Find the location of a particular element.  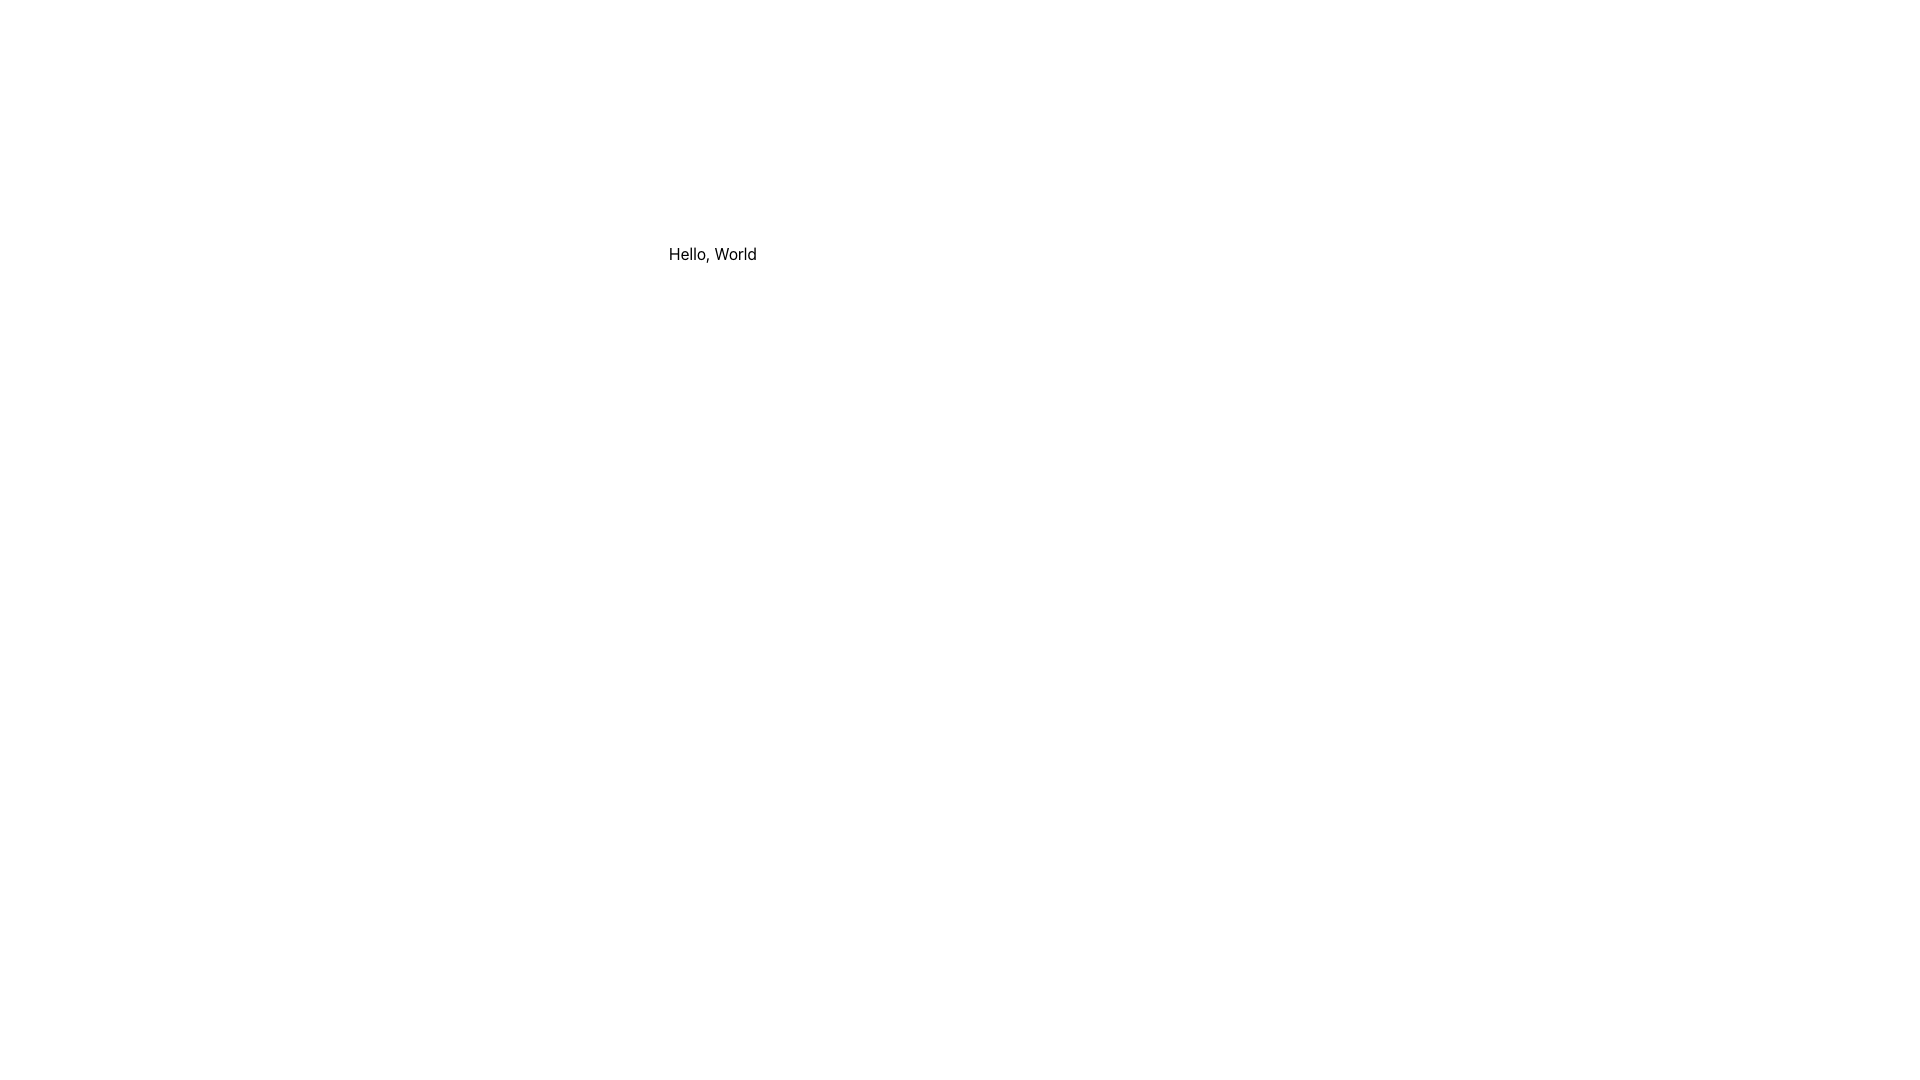

the text label displaying 'Hello, World' is located at coordinates (713, 253).